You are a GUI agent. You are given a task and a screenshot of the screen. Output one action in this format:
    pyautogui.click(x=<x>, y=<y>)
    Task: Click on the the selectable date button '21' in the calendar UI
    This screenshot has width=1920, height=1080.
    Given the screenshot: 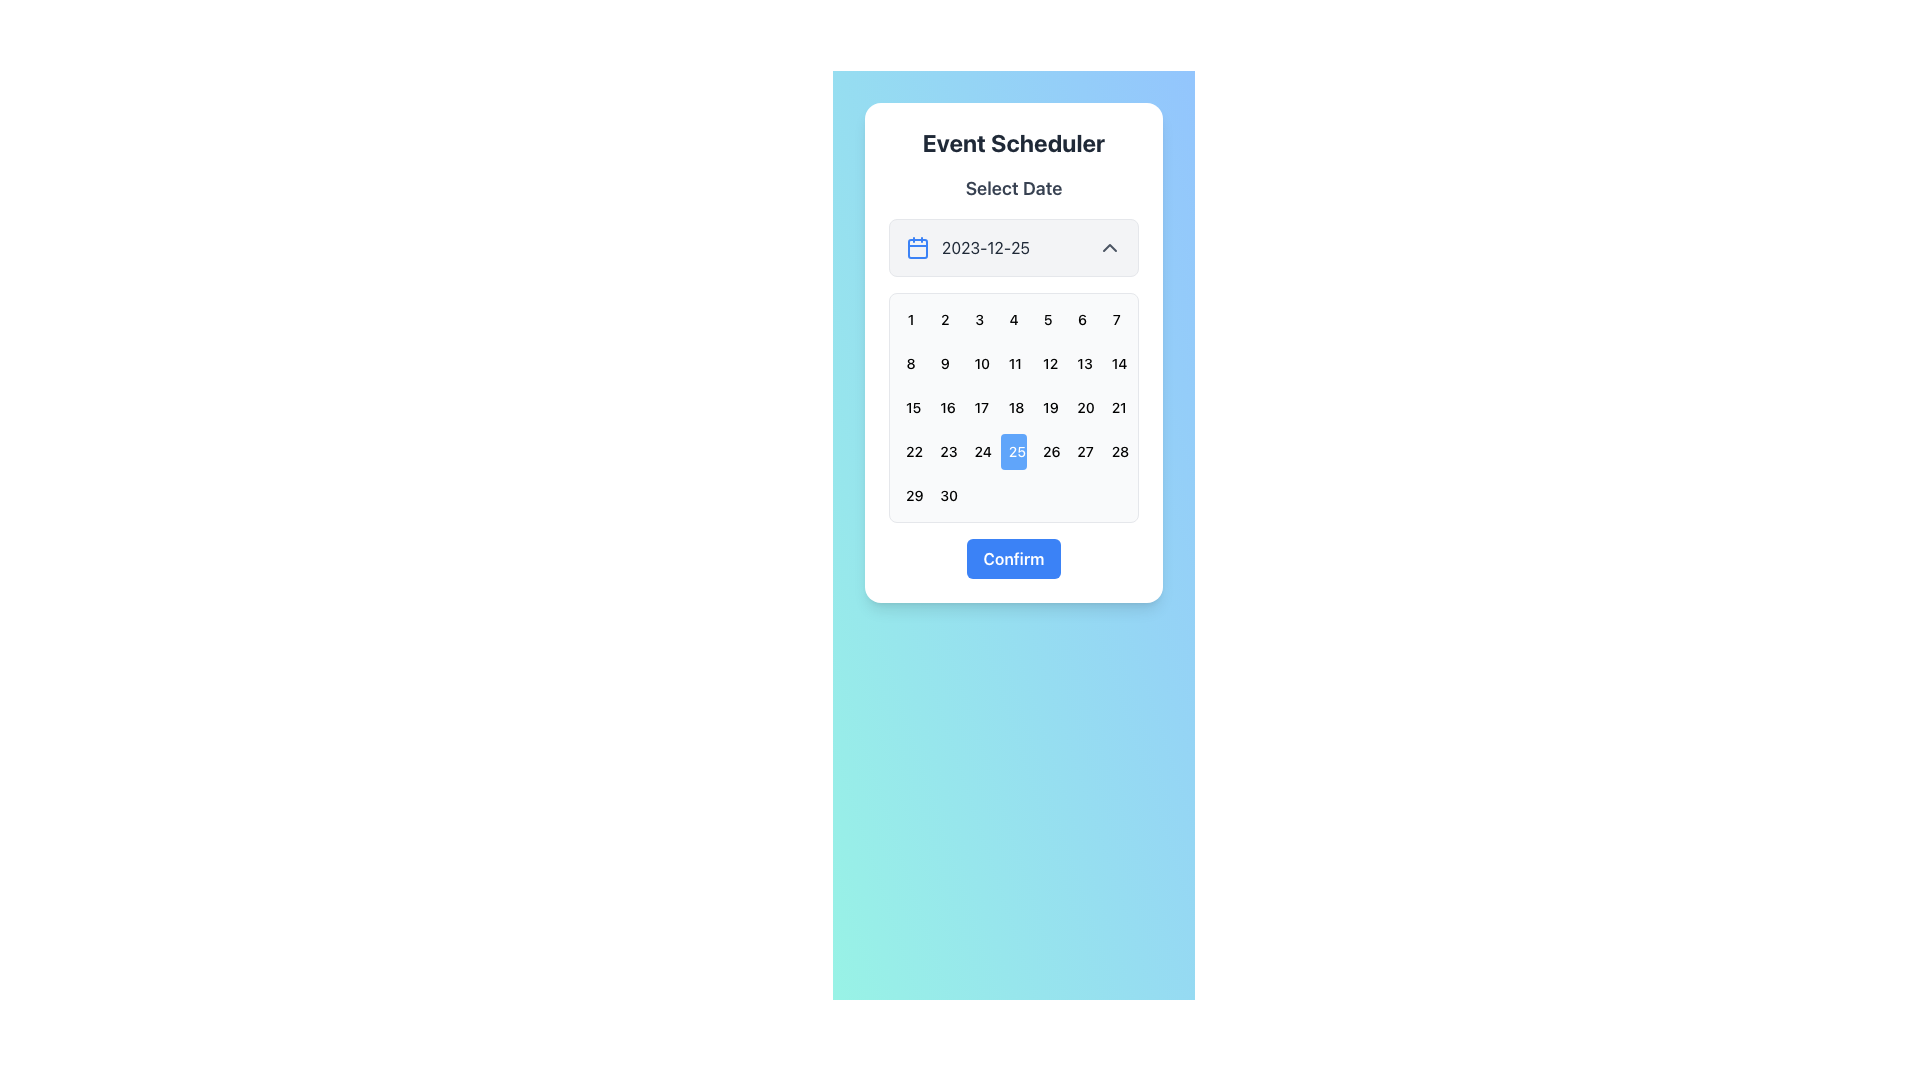 What is the action you would take?
    pyautogui.click(x=1115, y=407)
    